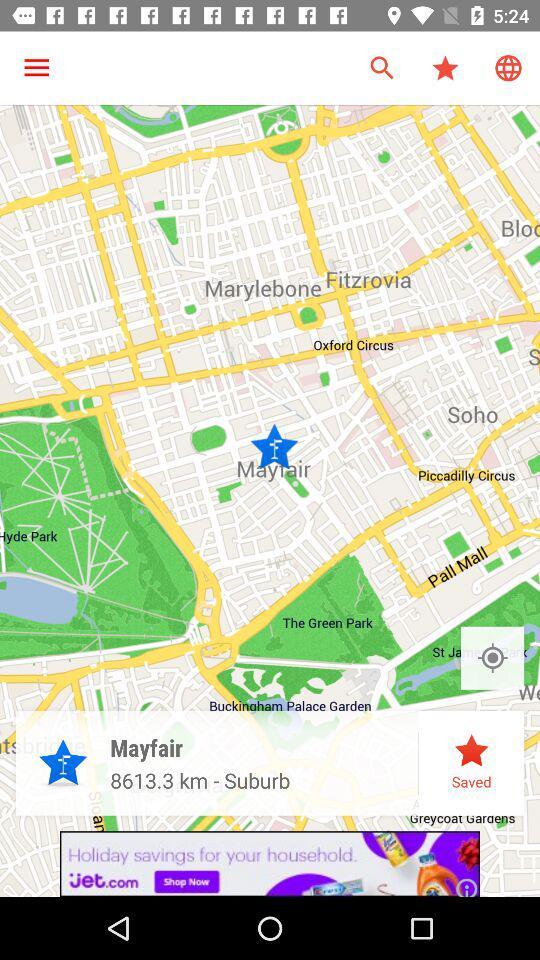 The width and height of the screenshot is (540, 960). I want to click on google map, so click(491, 657).